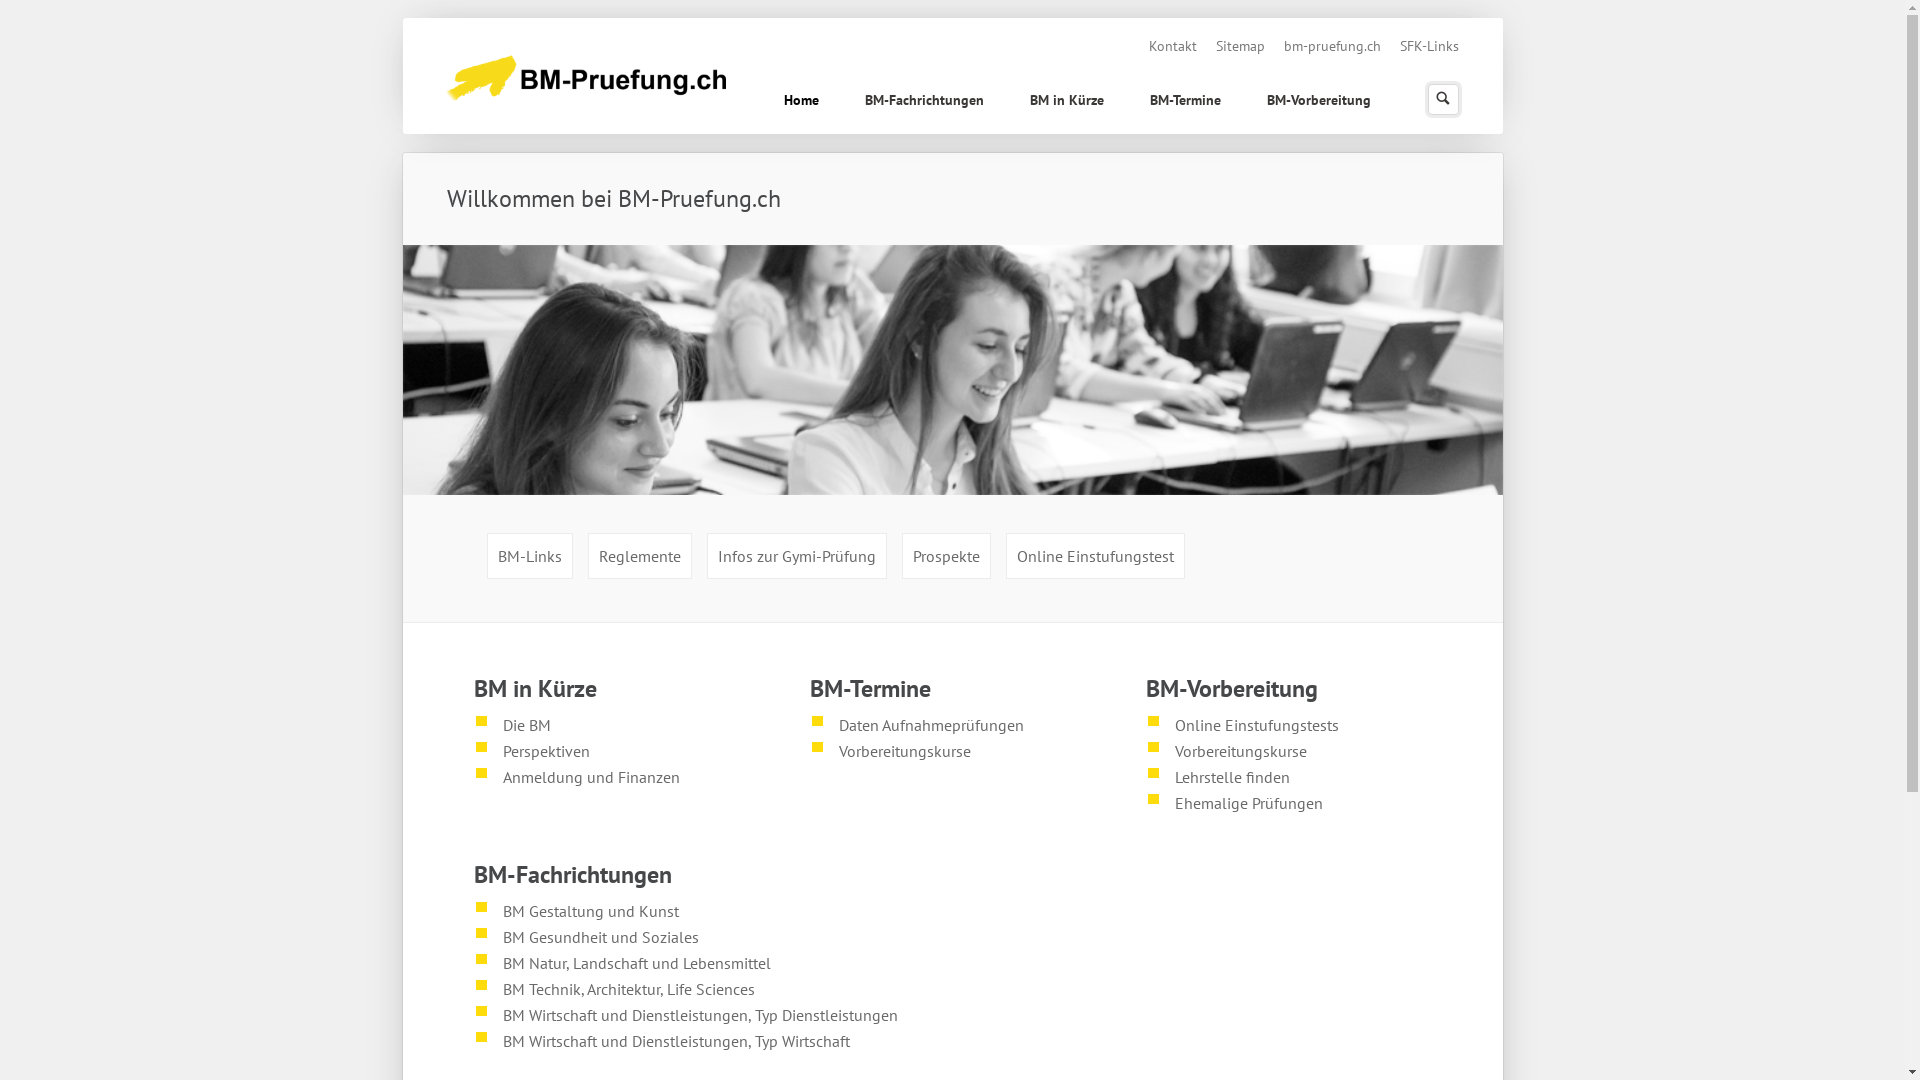 This screenshot has width=1920, height=1080. I want to click on ' ', so click(1368, 80).